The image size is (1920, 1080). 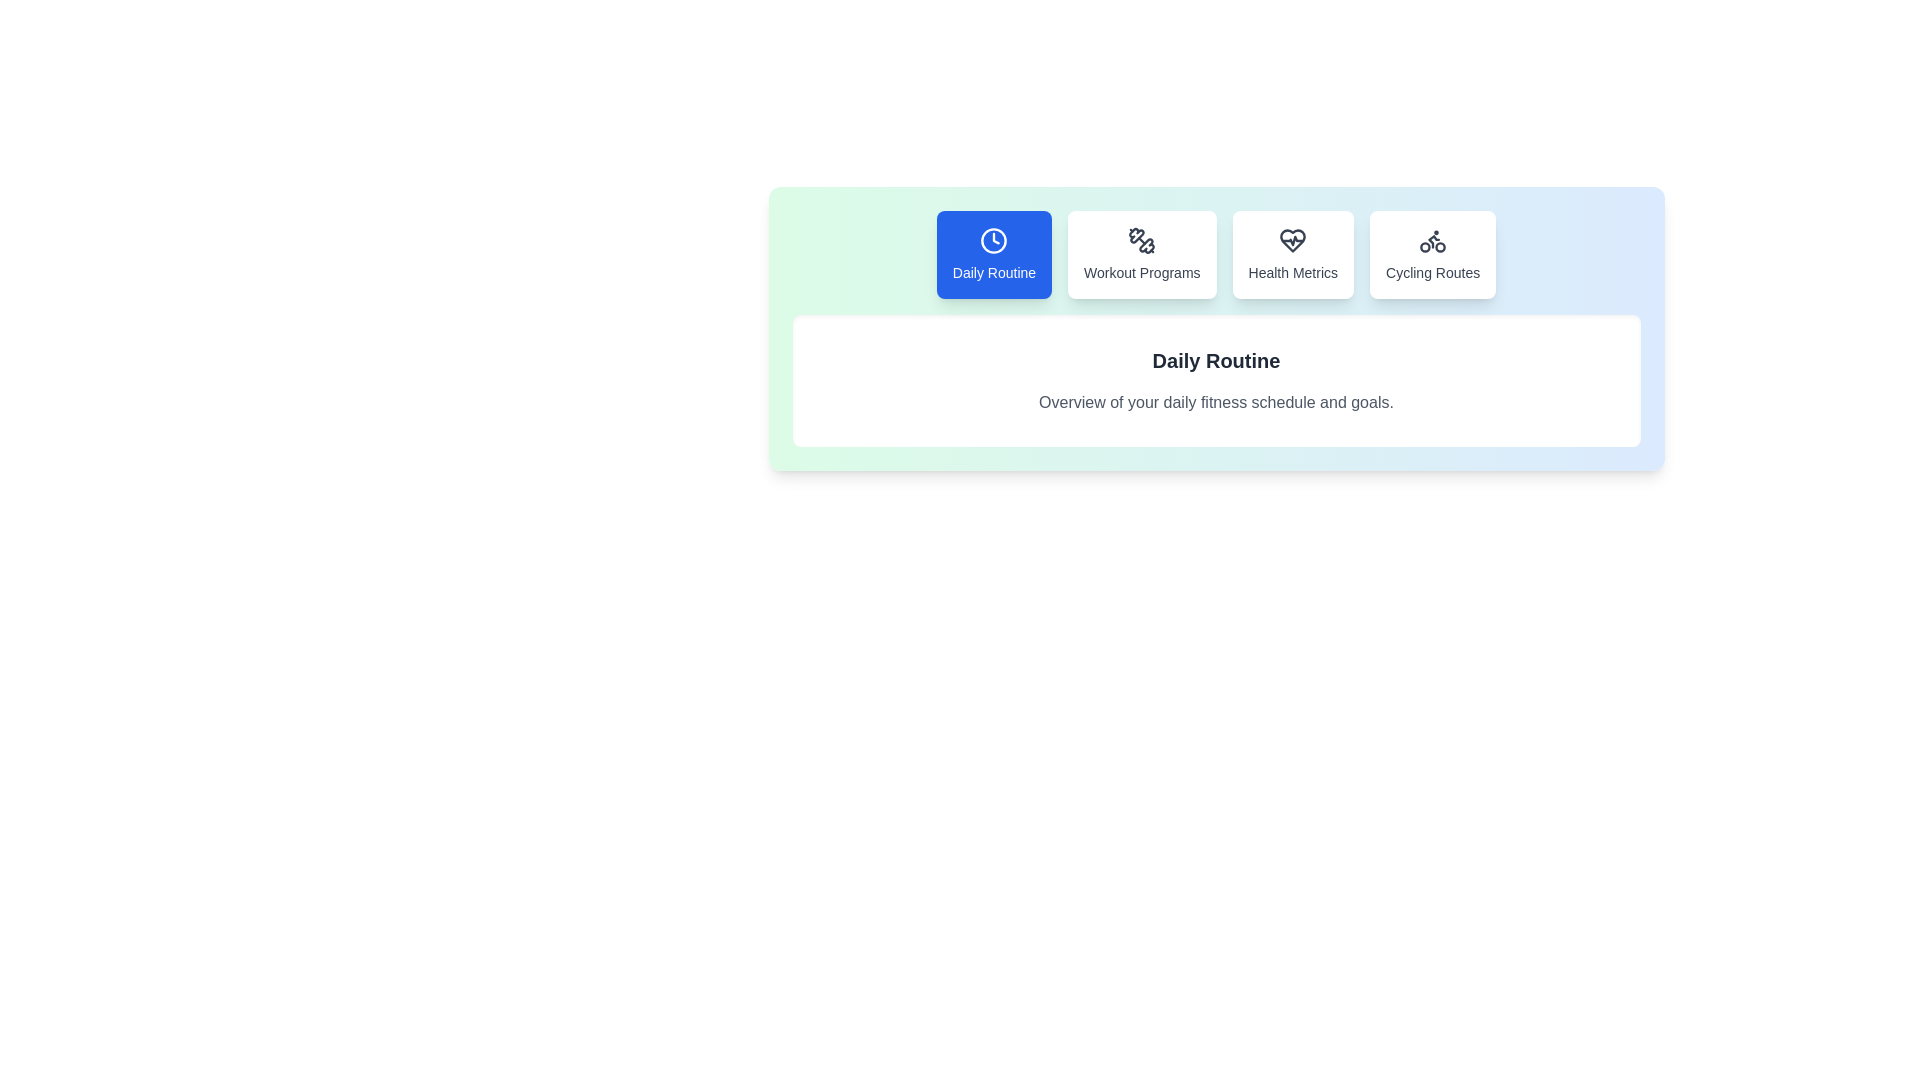 I want to click on the tab button labeled Workout Programs, so click(x=1142, y=253).